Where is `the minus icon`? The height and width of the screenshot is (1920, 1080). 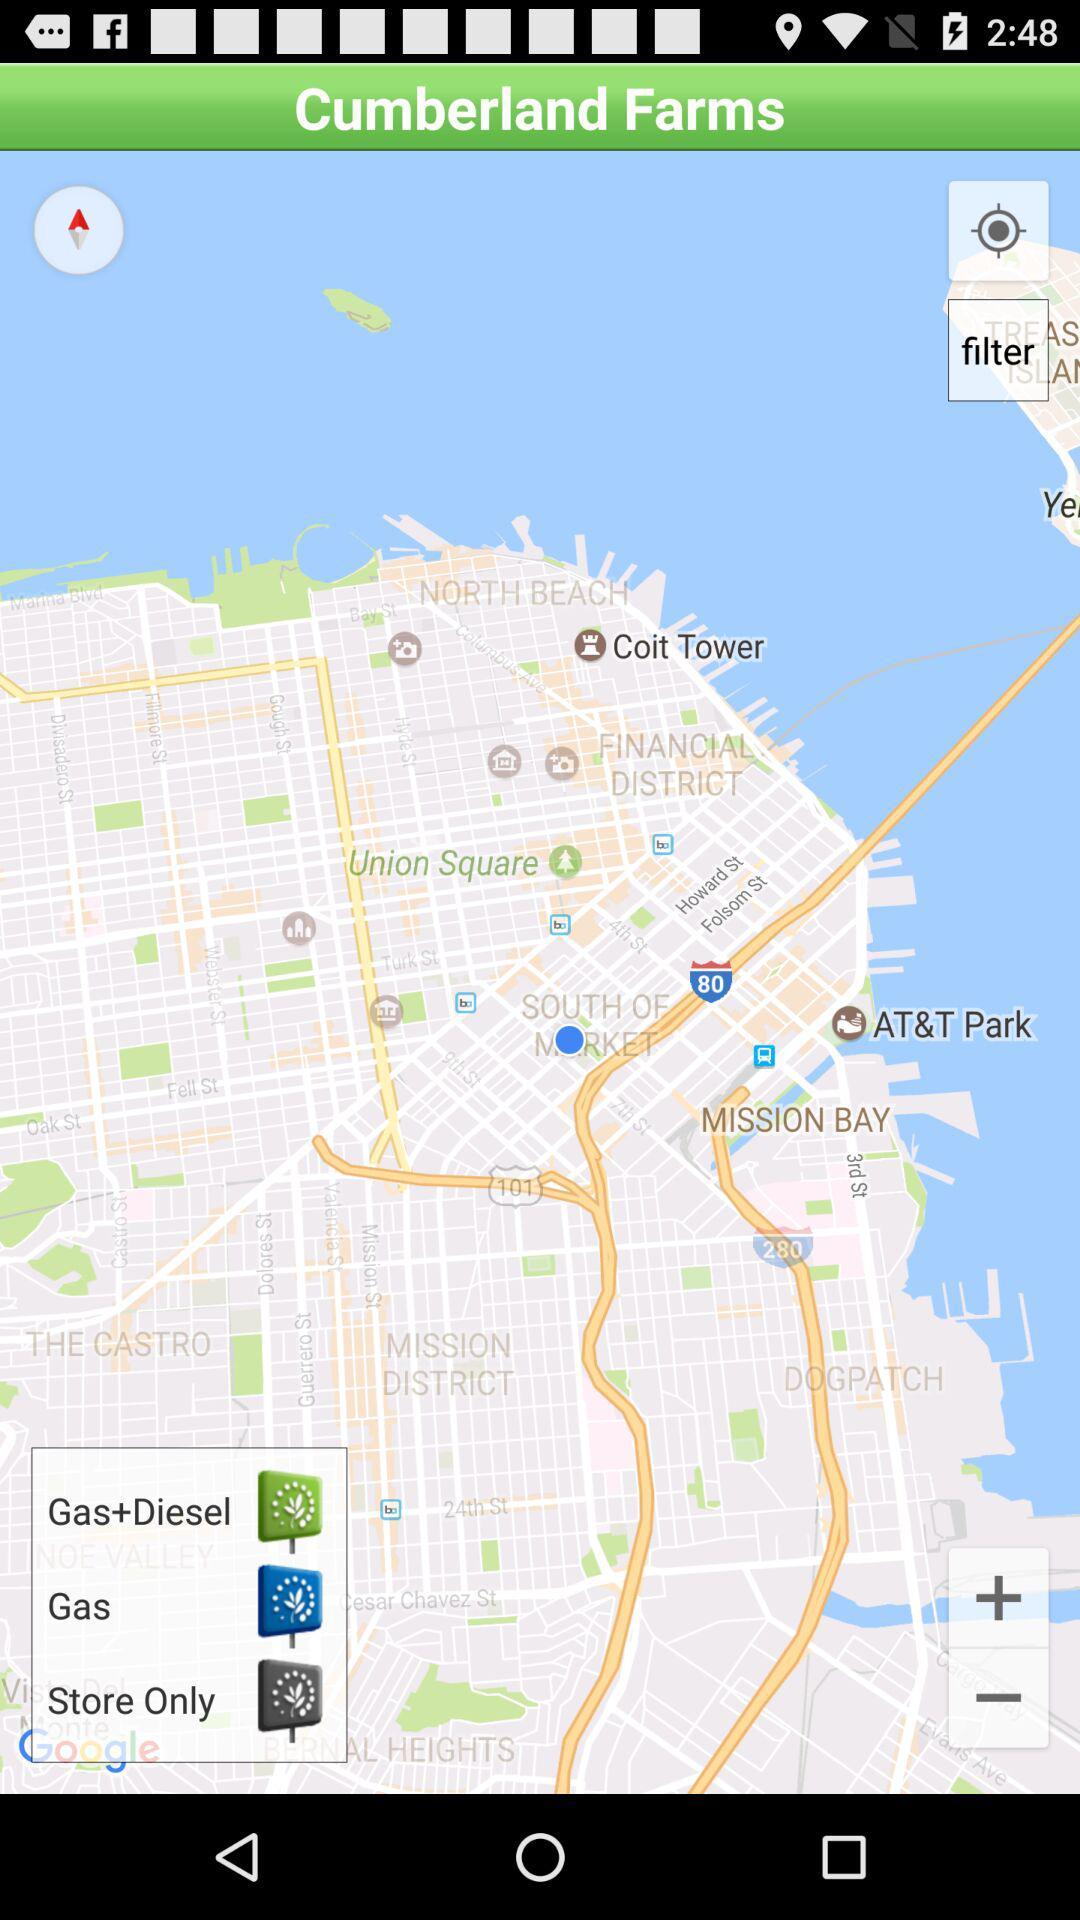 the minus icon is located at coordinates (998, 1820).